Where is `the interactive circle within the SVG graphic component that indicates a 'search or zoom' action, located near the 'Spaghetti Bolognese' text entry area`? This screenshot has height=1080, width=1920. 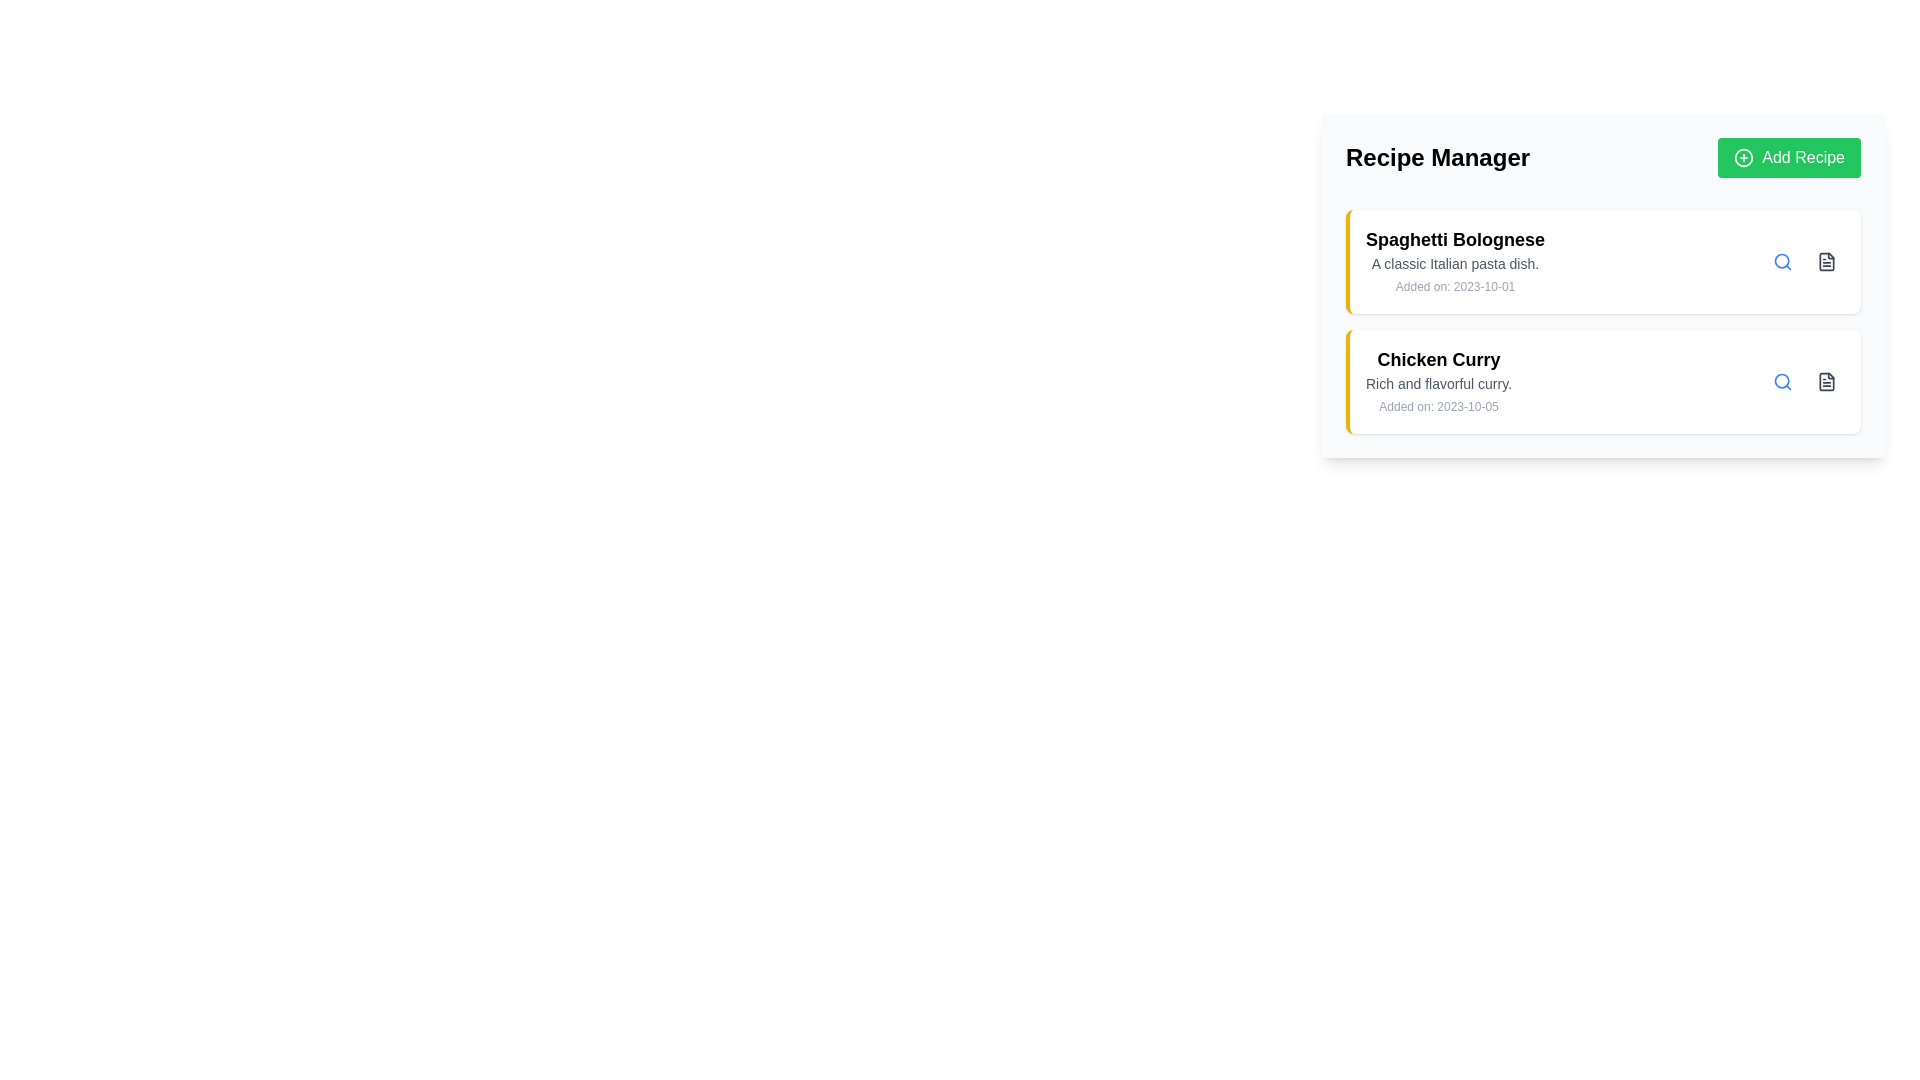
the interactive circle within the SVG graphic component that indicates a 'search or zoom' action, located near the 'Spaghetti Bolognese' text entry area is located at coordinates (1782, 381).